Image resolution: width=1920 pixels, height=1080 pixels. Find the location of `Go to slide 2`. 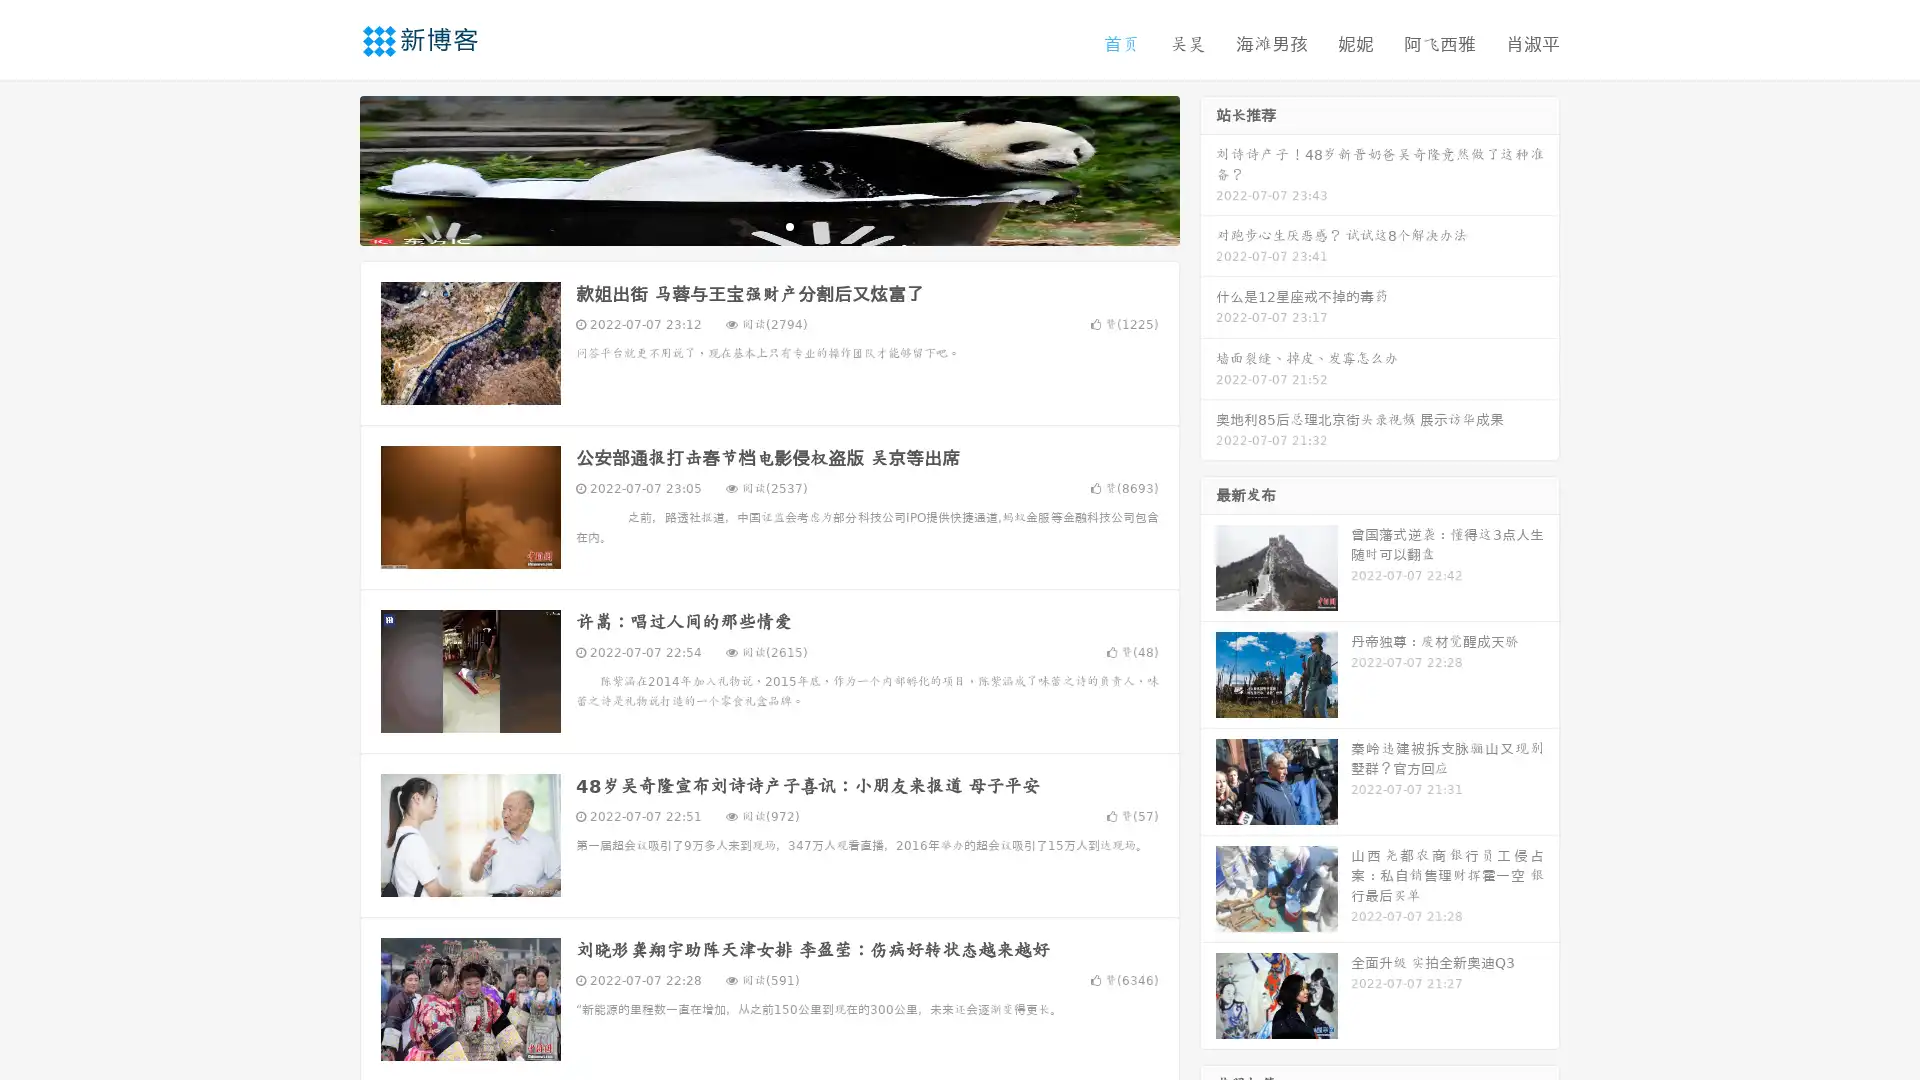

Go to slide 2 is located at coordinates (768, 225).